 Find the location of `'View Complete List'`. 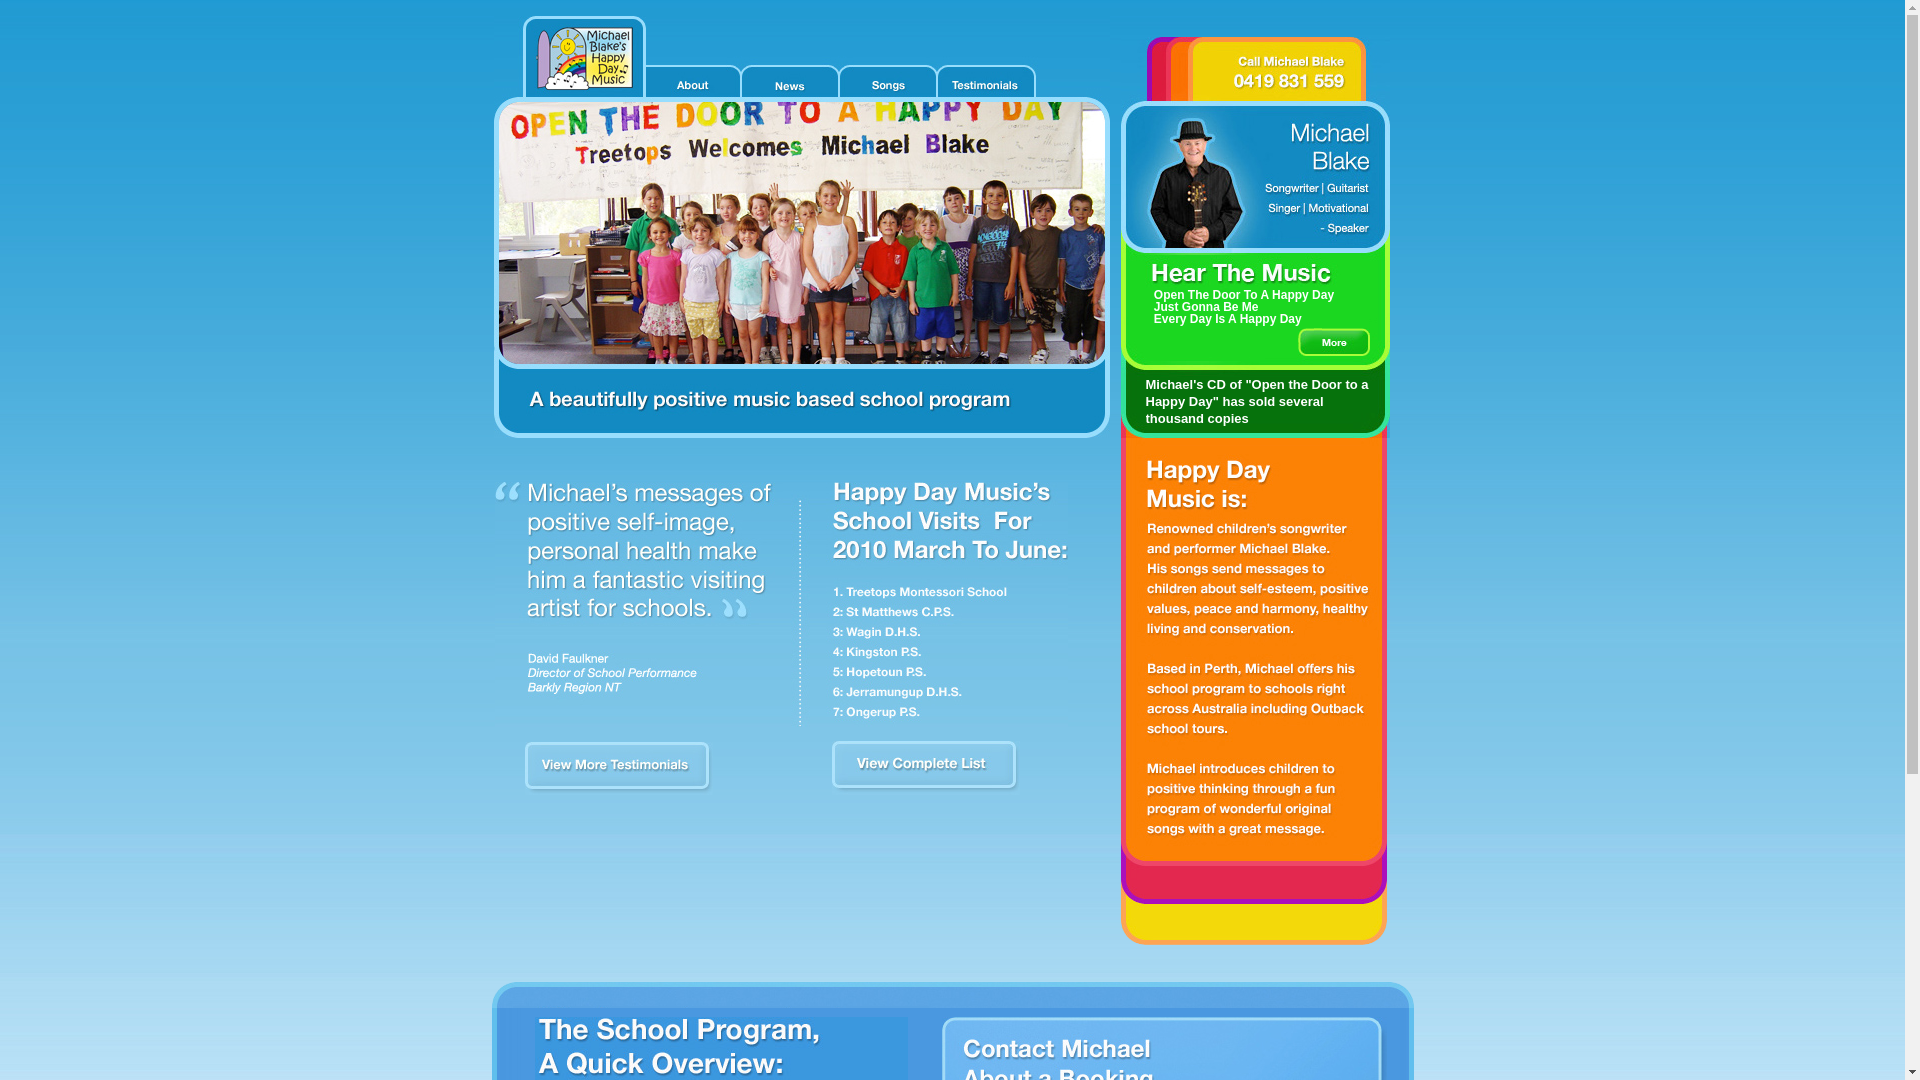

'View Complete List' is located at coordinates (925, 789).